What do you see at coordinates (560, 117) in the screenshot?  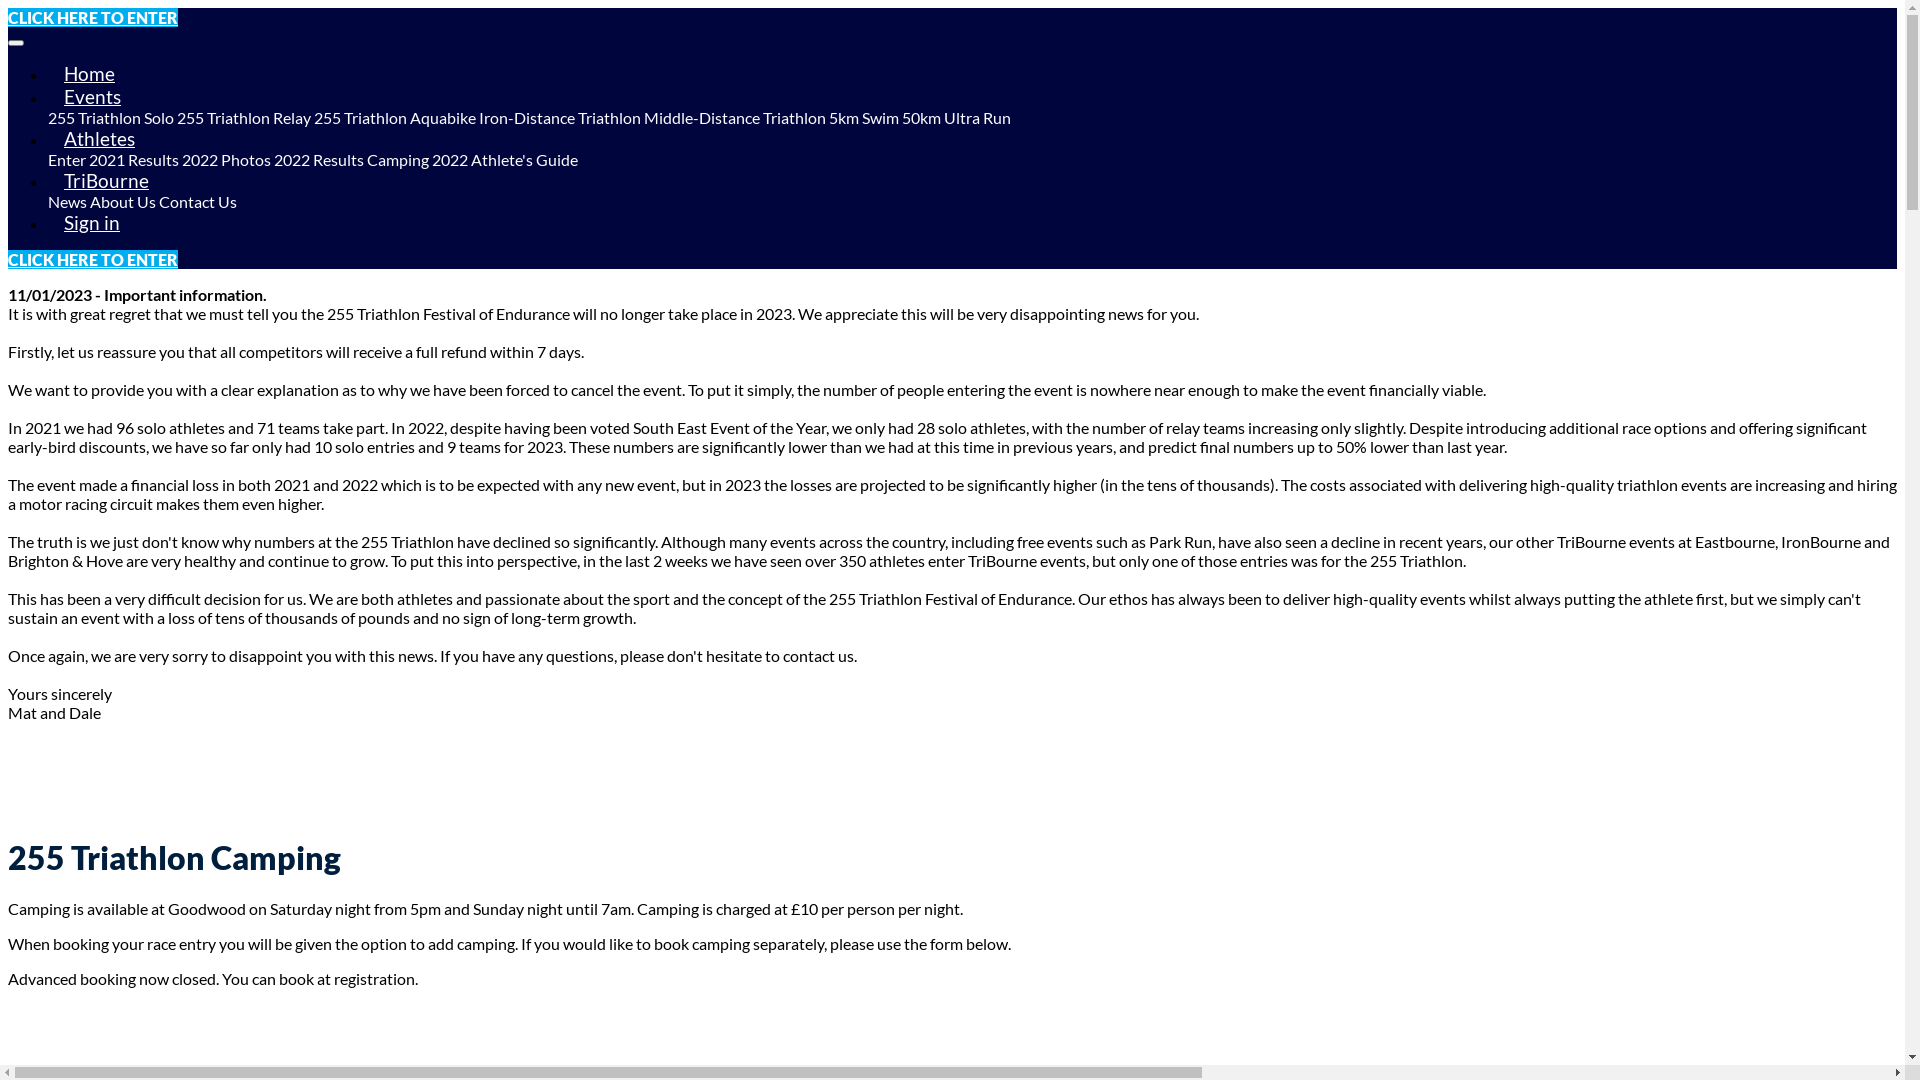 I see `'Iron-Distance Triathlon'` at bounding box center [560, 117].